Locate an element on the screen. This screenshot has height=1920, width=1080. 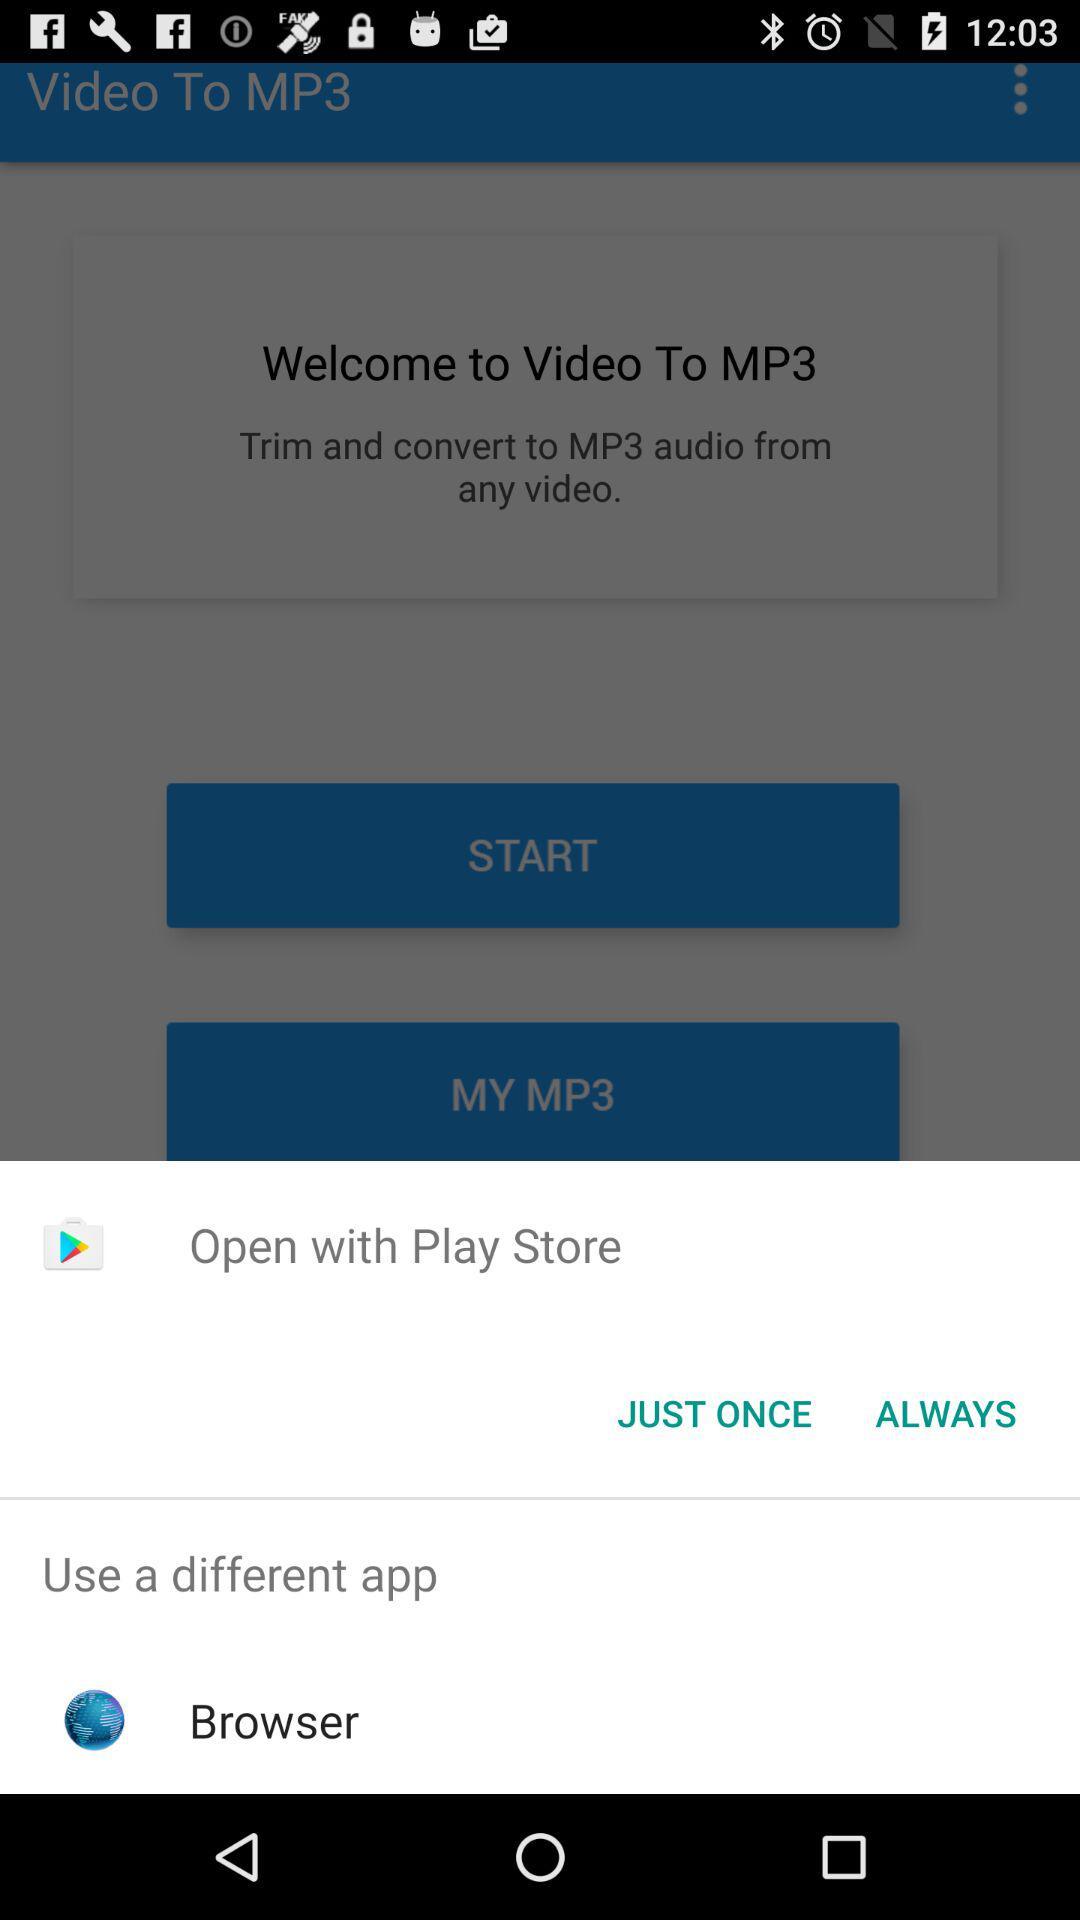
item at the bottom right corner is located at coordinates (945, 1411).